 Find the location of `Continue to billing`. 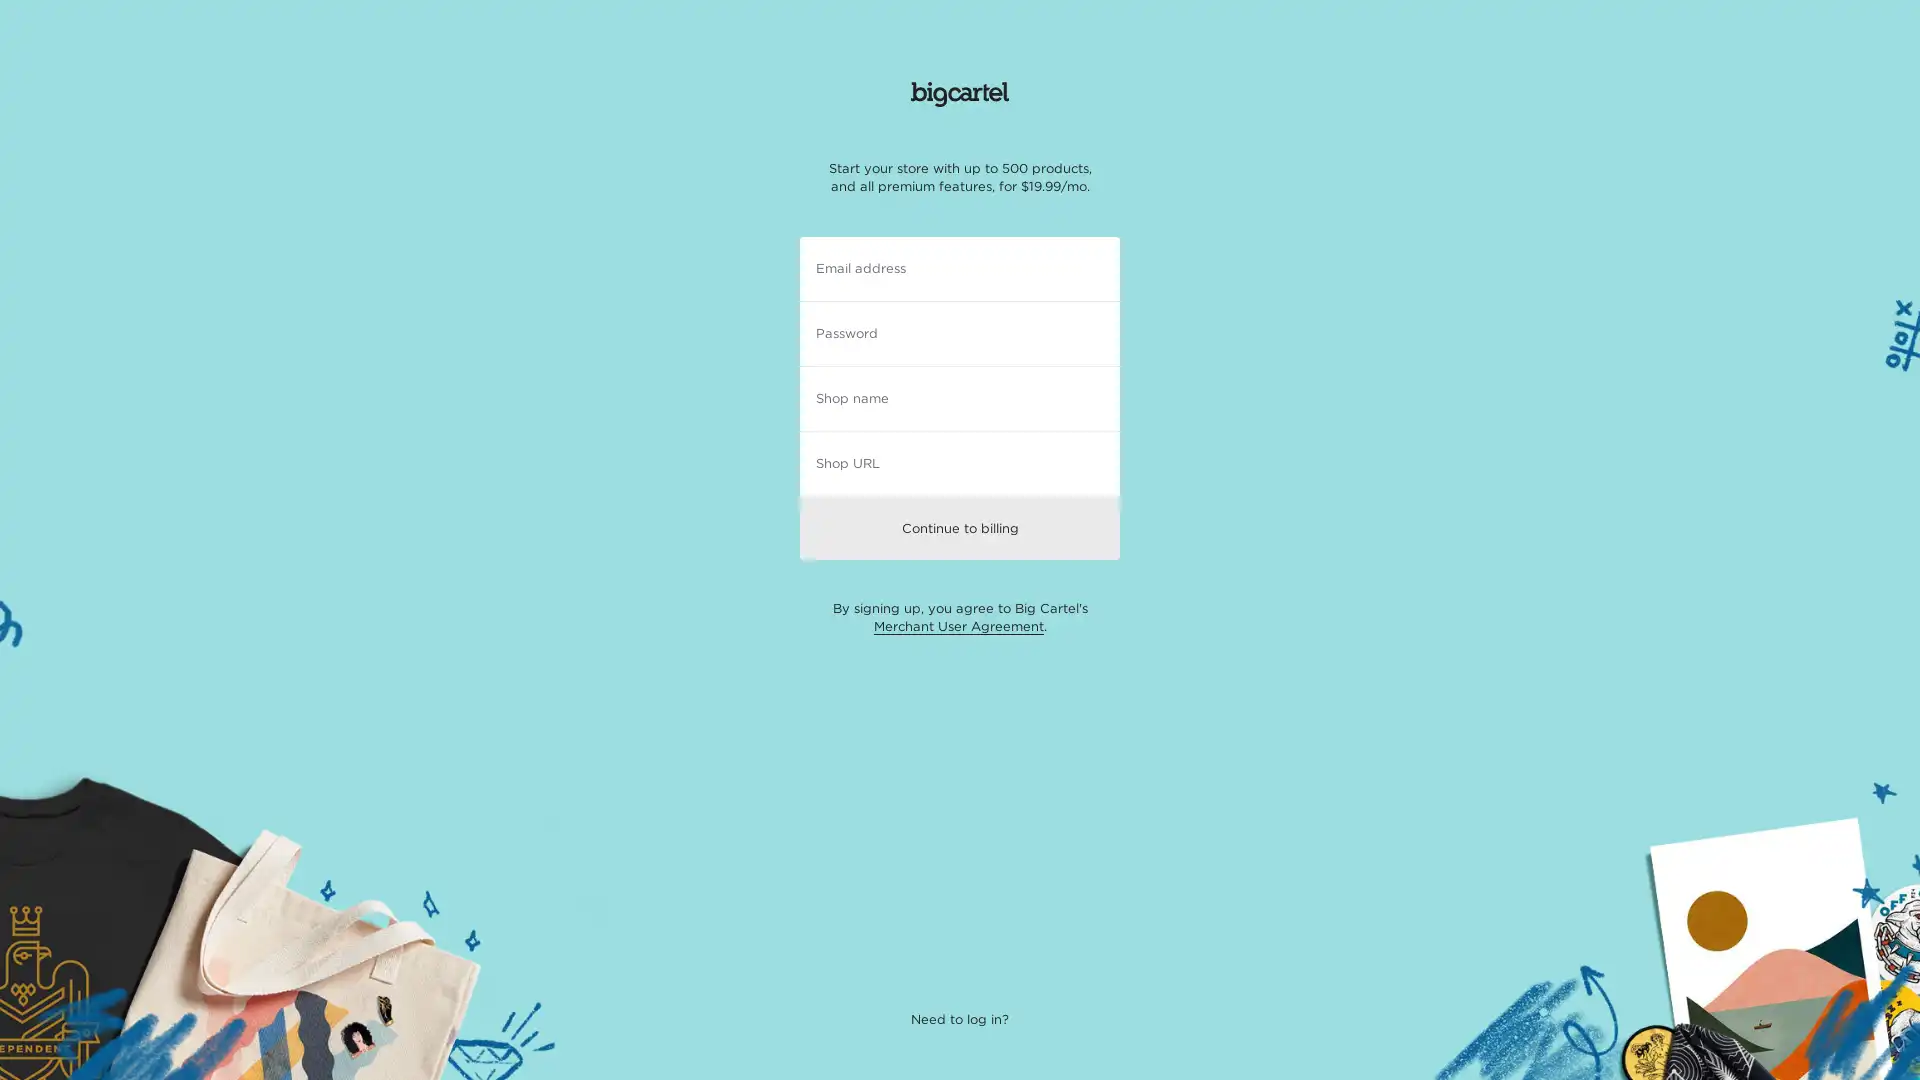

Continue to billing is located at coordinates (960, 526).